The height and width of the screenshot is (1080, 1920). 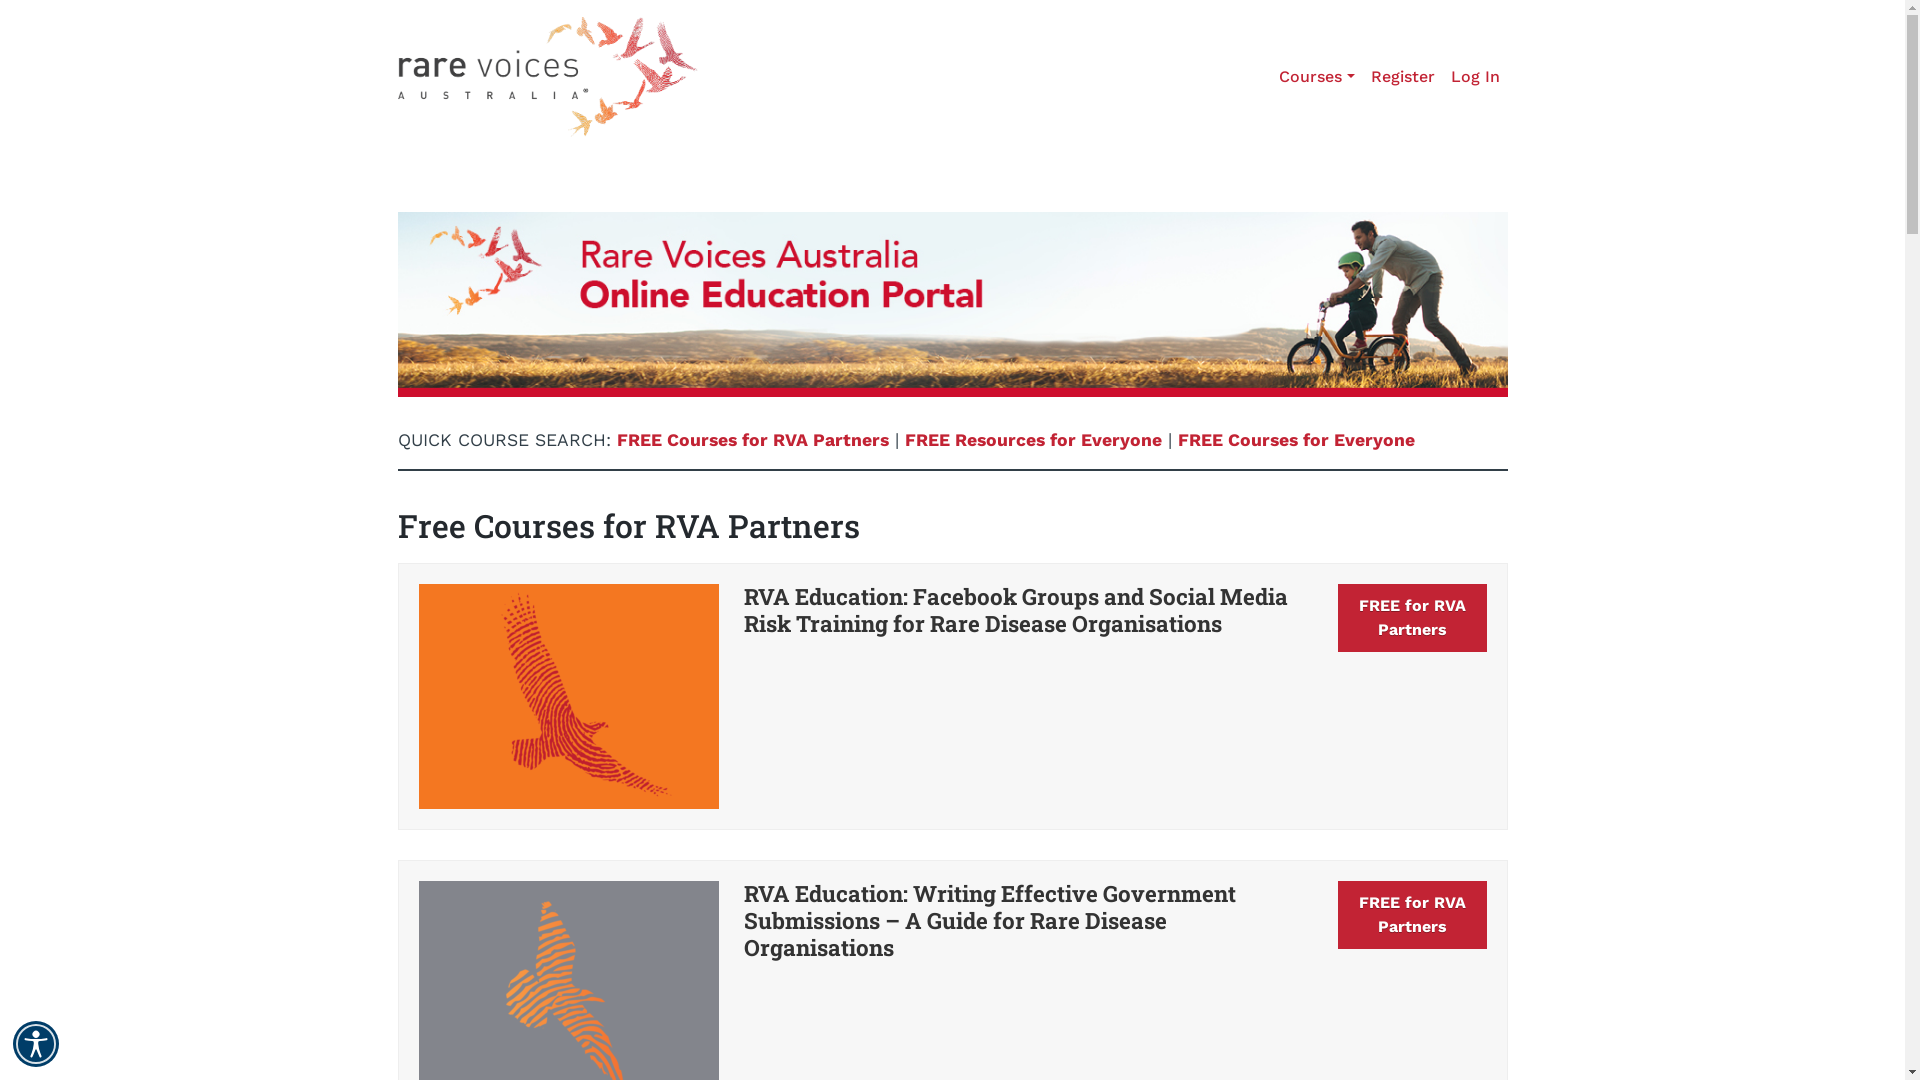 What do you see at coordinates (1032, 438) in the screenshot?
I see `'FREE Resources for Everyone'` at bounding box center [1032, 438].